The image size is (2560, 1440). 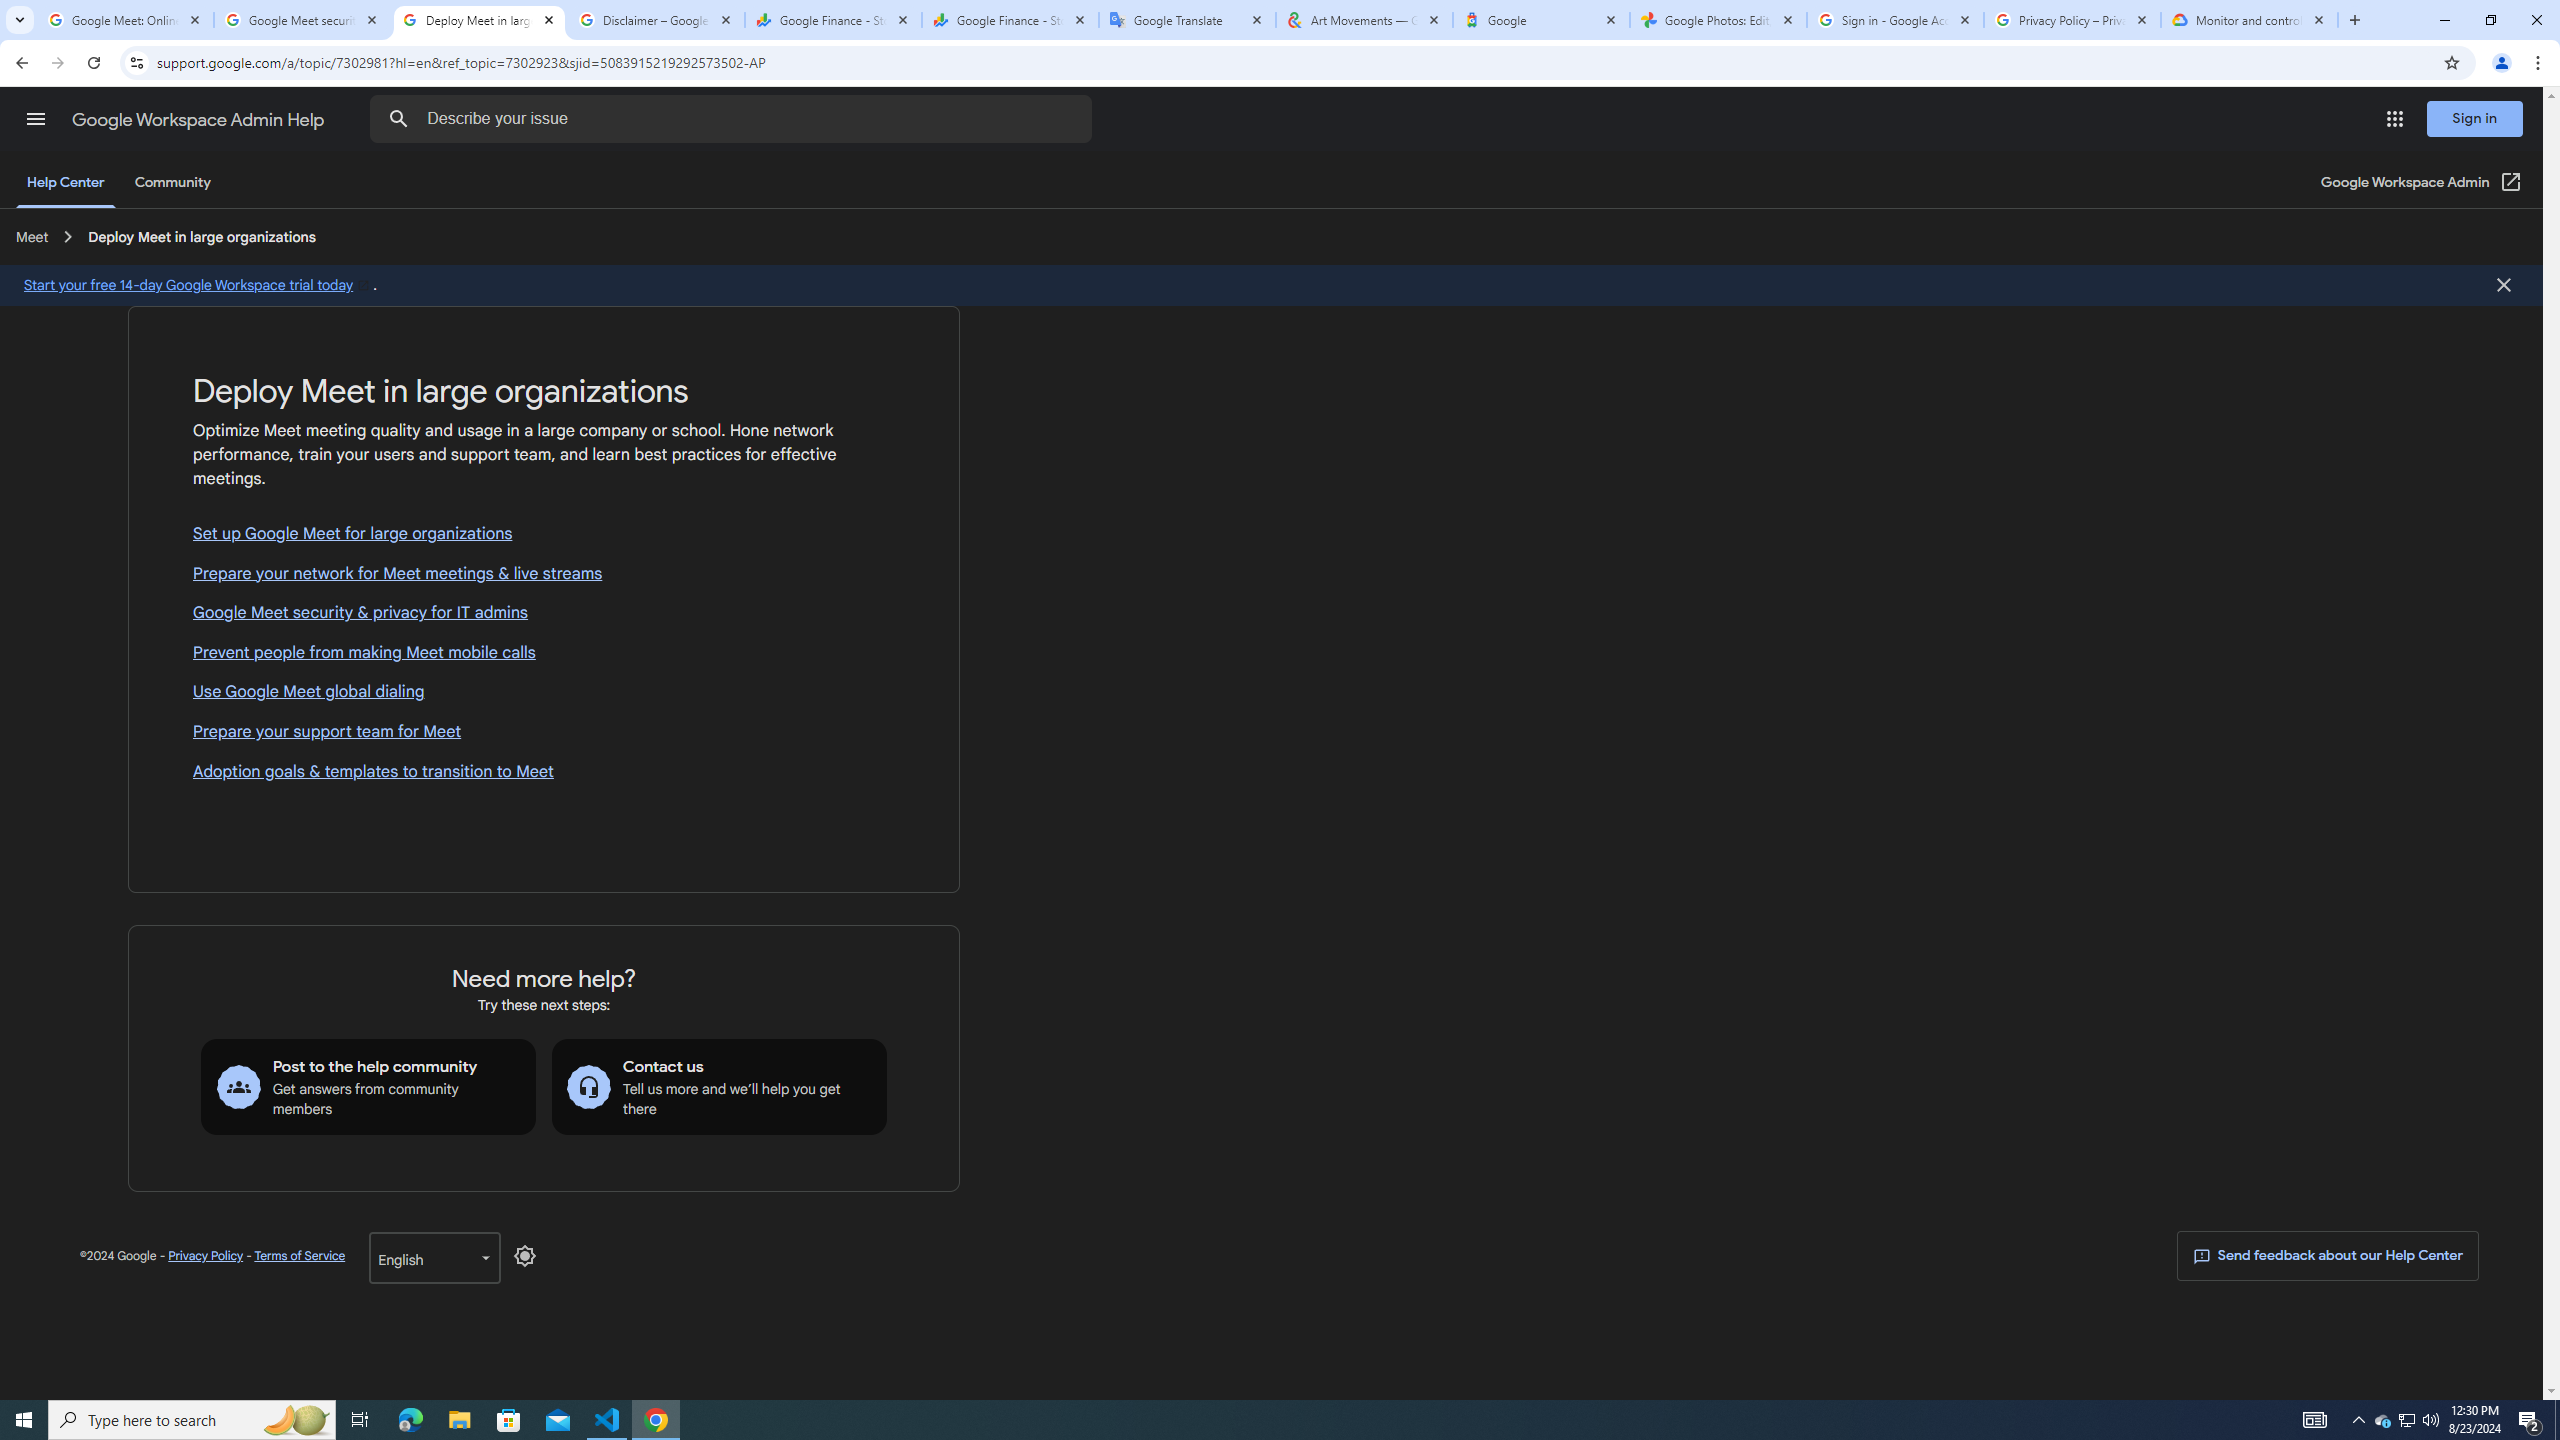 I want to click on 'Main menu', so click(x=34, y=118).